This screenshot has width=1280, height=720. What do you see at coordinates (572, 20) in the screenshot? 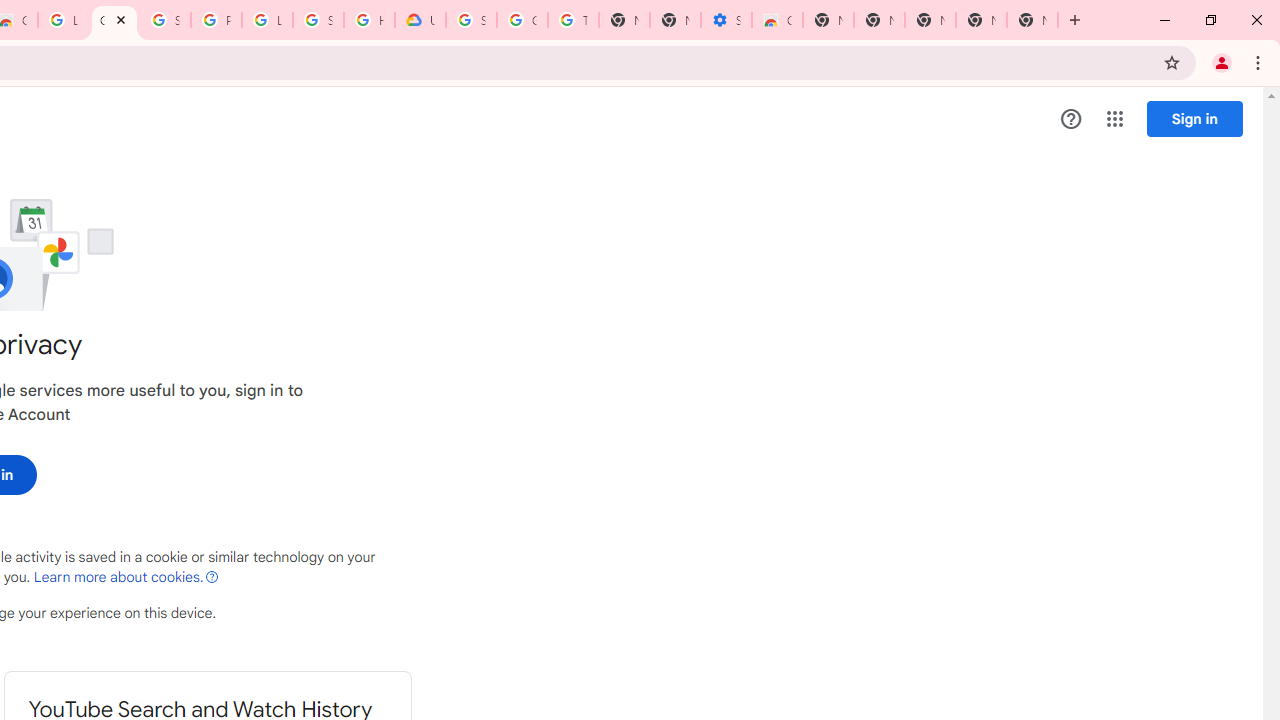
I see `'Turn cookies on or off - Computer - Google Account Help'` at bounding box center [572, 20].